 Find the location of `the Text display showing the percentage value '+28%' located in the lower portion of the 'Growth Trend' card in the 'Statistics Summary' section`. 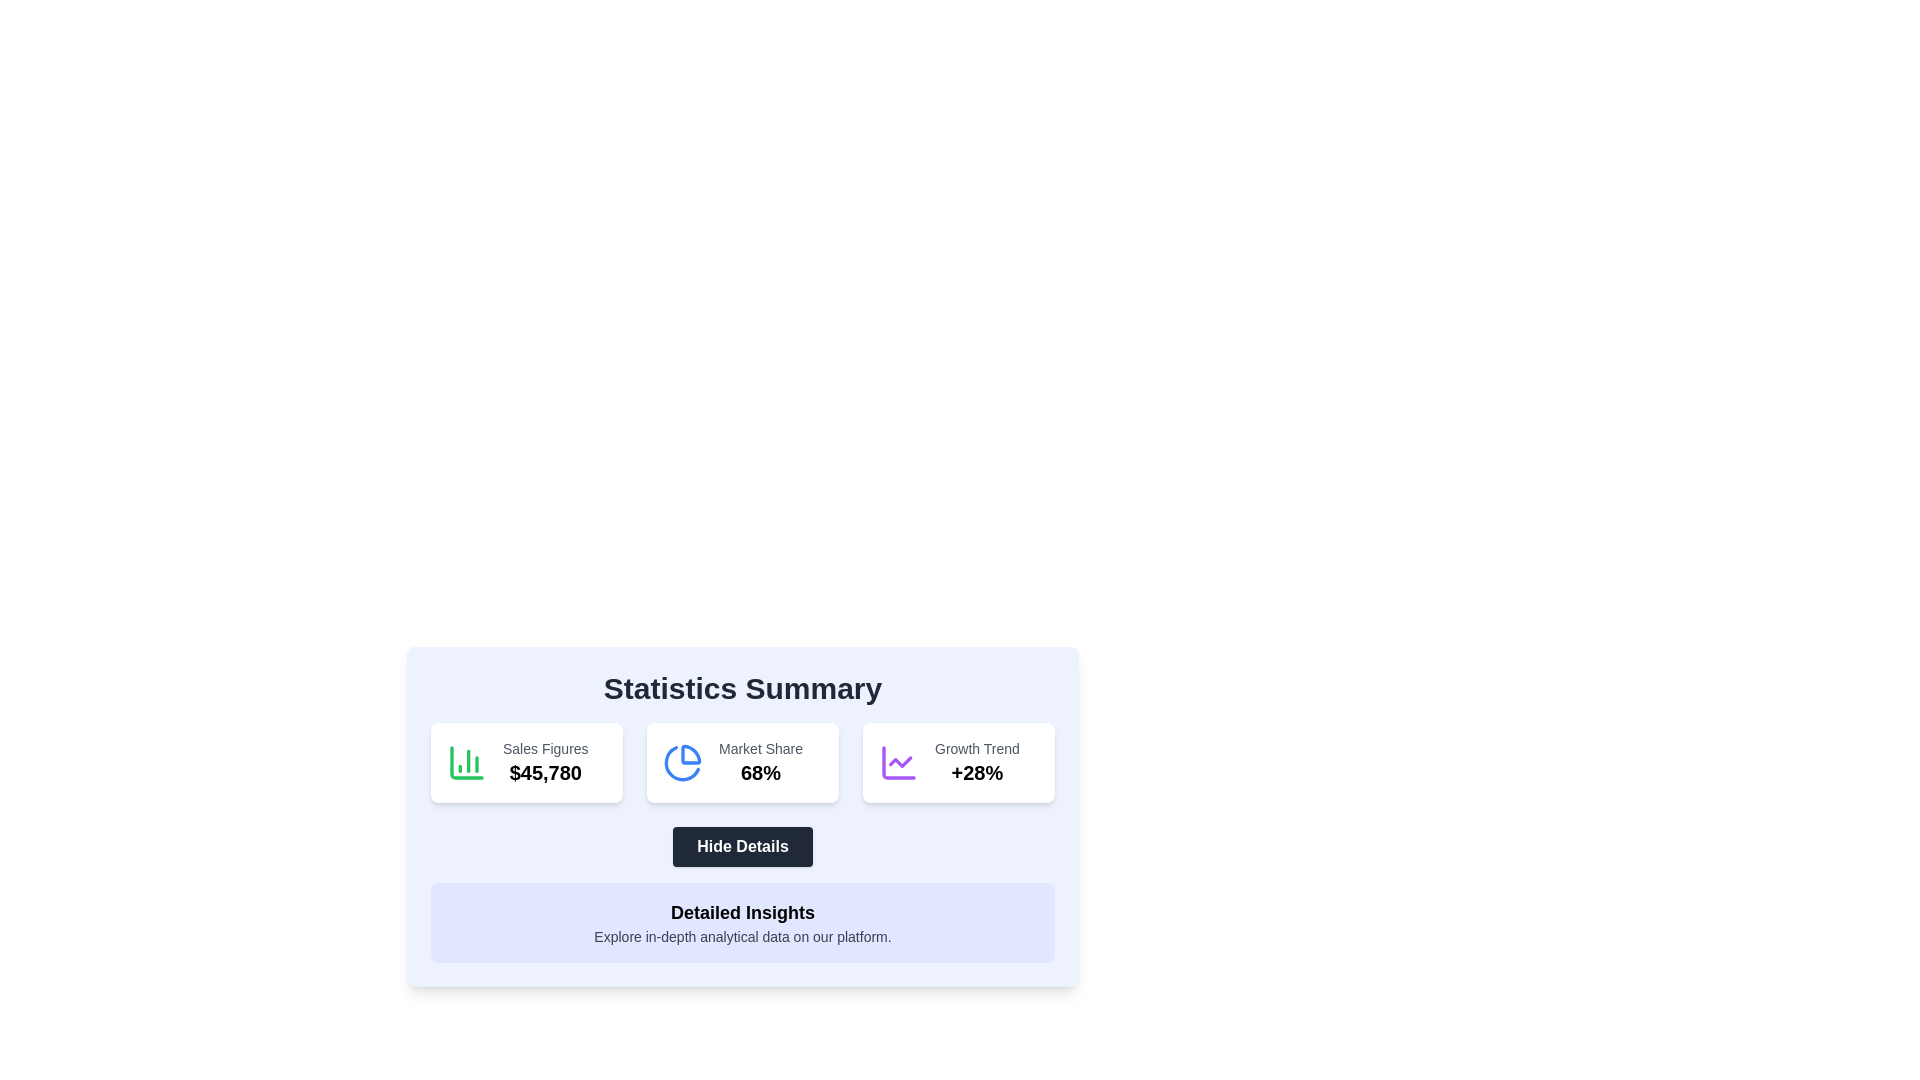

the Text display showing the percentage value '+28%' located in the lower portion of the 'Growth Trend' card in the 'Statistics Summary' section is located at coordinates (977, 771).